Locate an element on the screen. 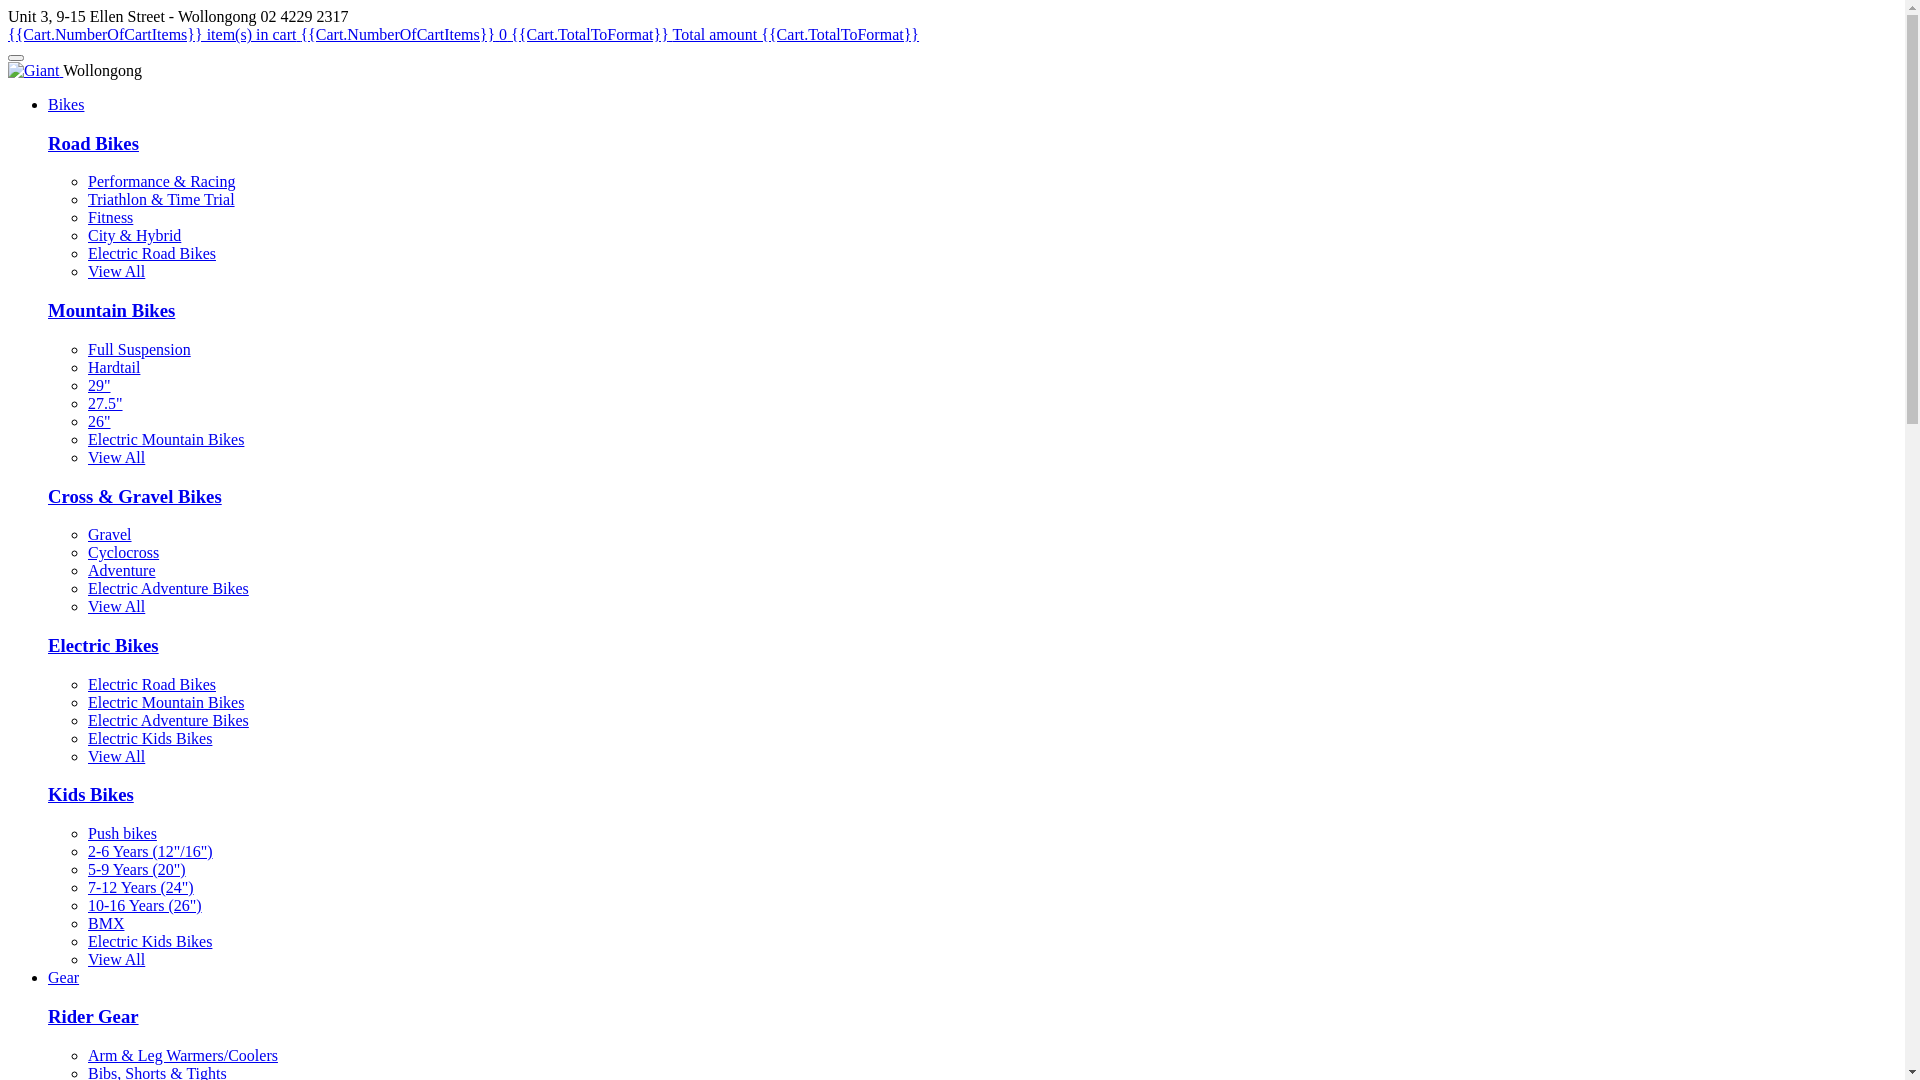  '5-9 Years (20")' is located at coordinates (136, 868).